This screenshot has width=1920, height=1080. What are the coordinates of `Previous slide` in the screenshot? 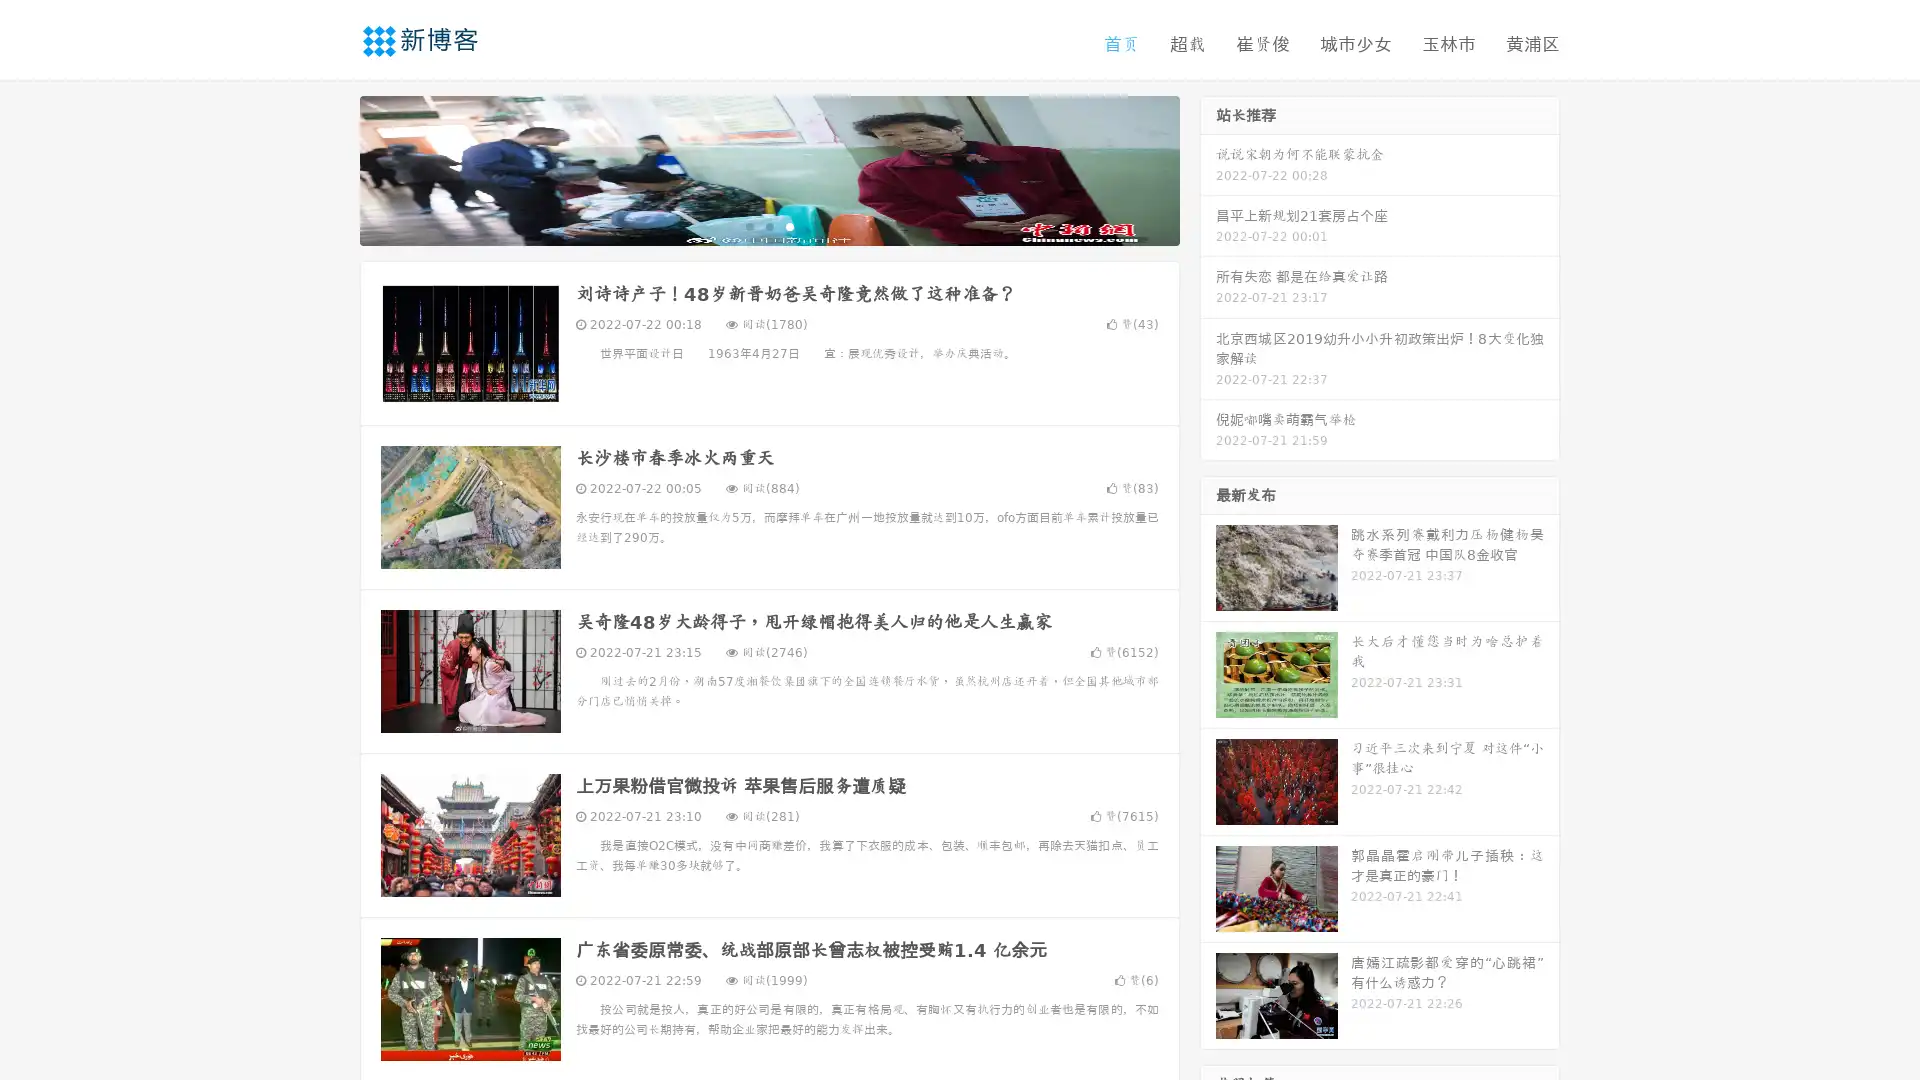 It's located at (330, 168).